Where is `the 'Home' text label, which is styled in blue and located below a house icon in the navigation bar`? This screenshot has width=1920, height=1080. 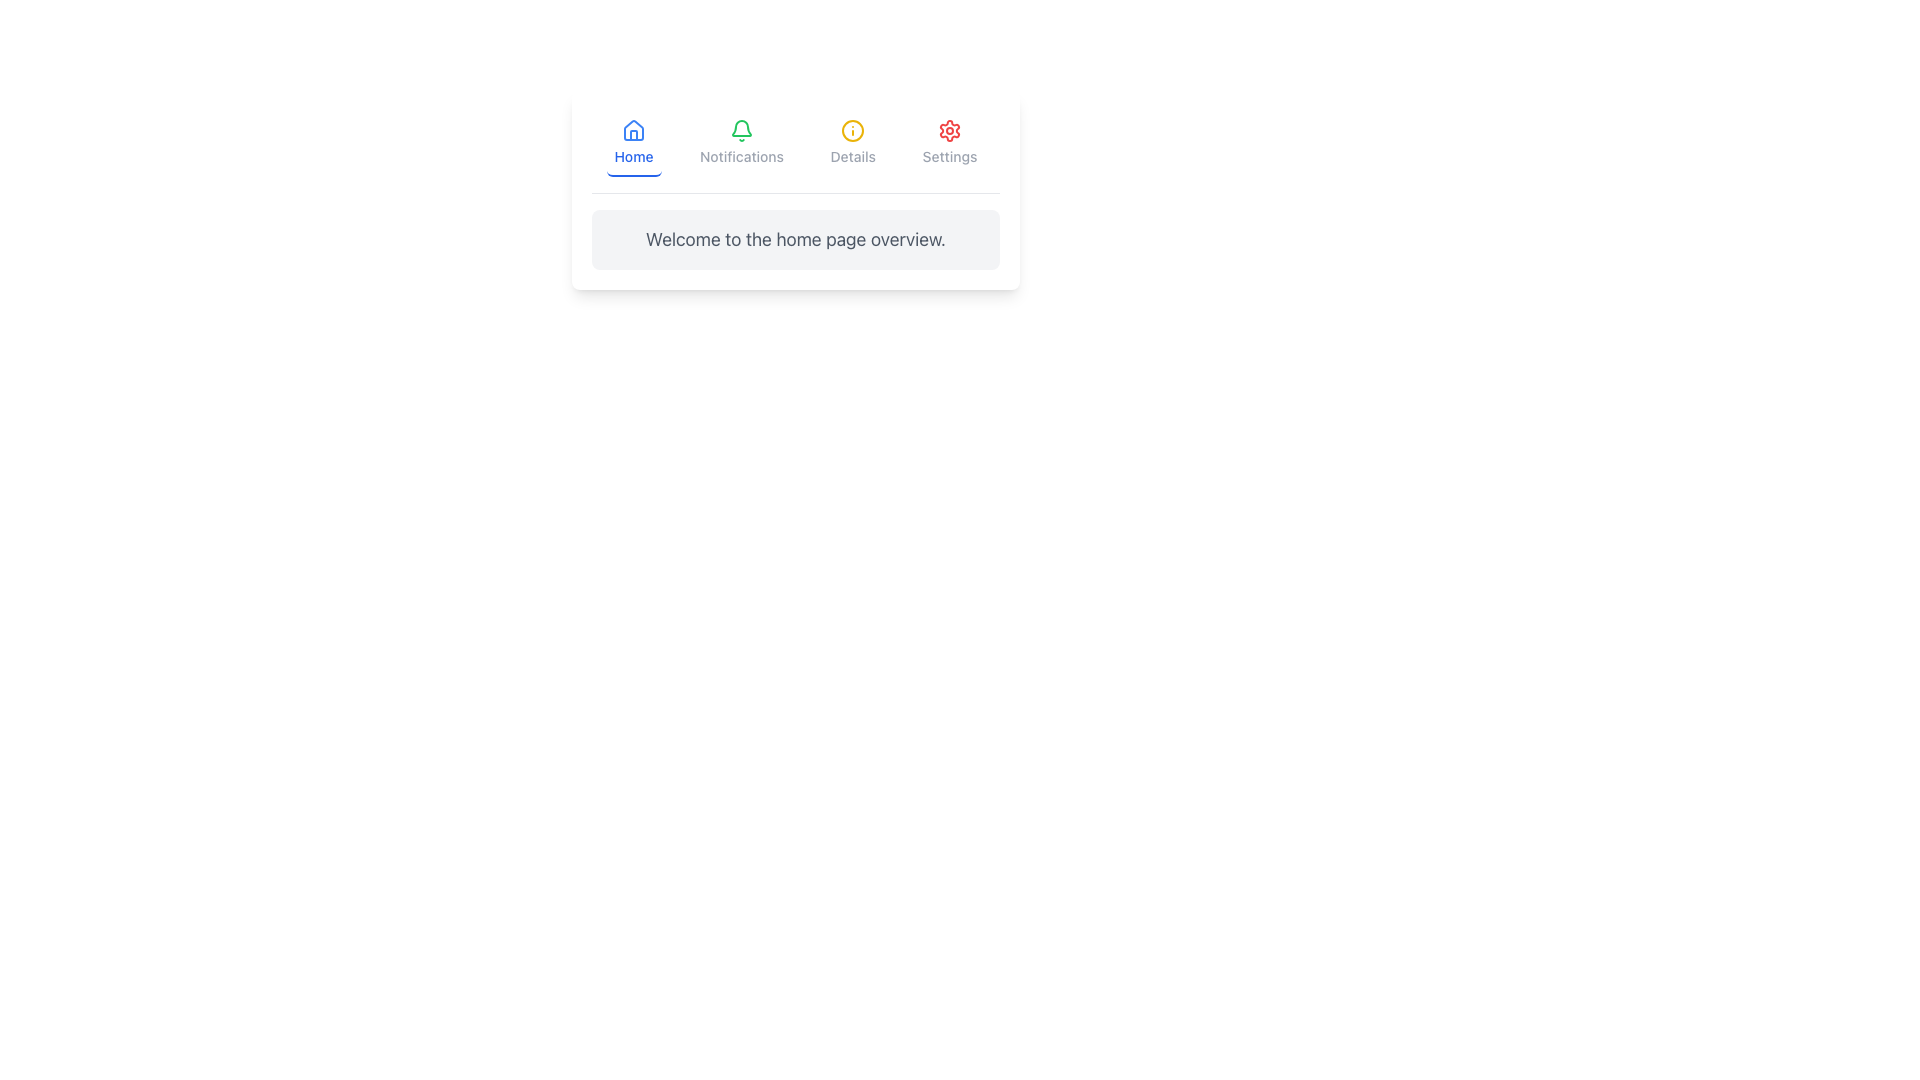 the 'Home' text label, which is styled in blue and located below a house icon in the navigation bar is located at coordinates (632, 156).